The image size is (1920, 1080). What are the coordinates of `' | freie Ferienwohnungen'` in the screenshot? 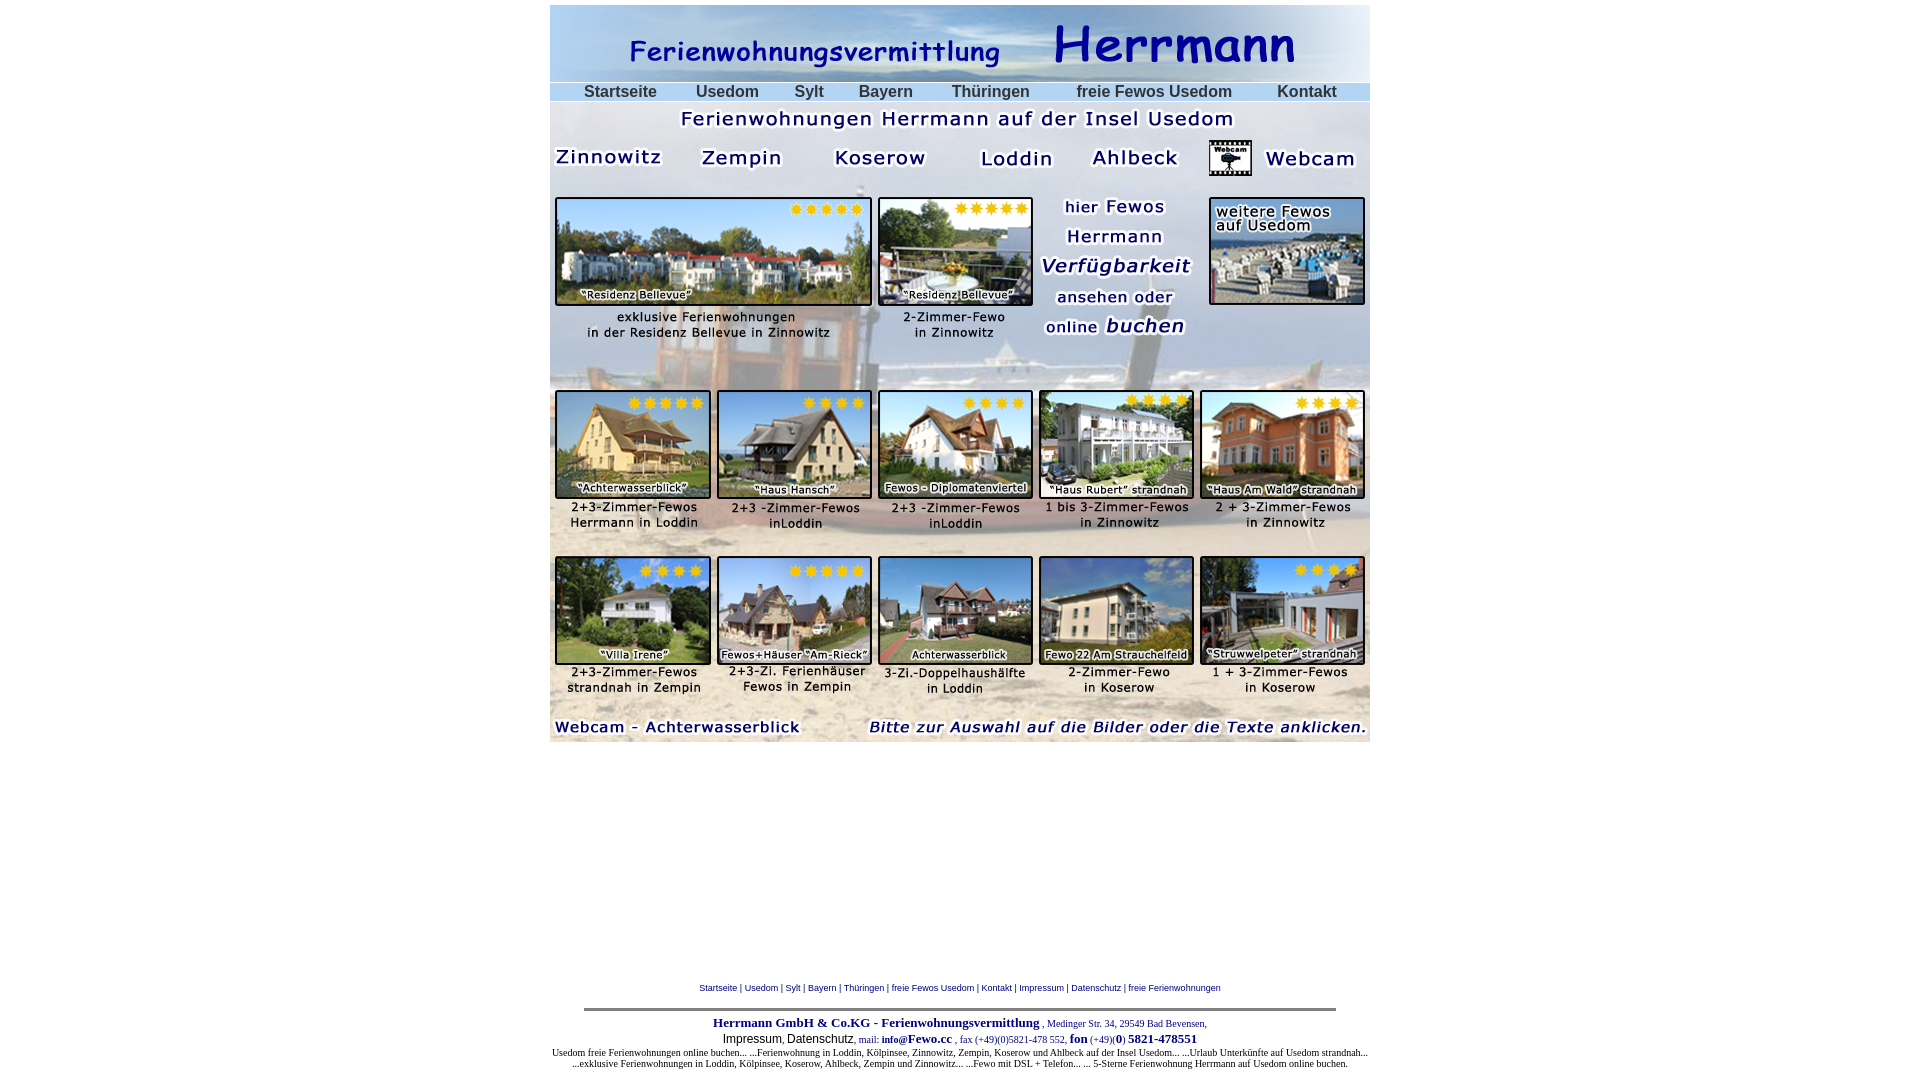 It's located at (1170, 986).